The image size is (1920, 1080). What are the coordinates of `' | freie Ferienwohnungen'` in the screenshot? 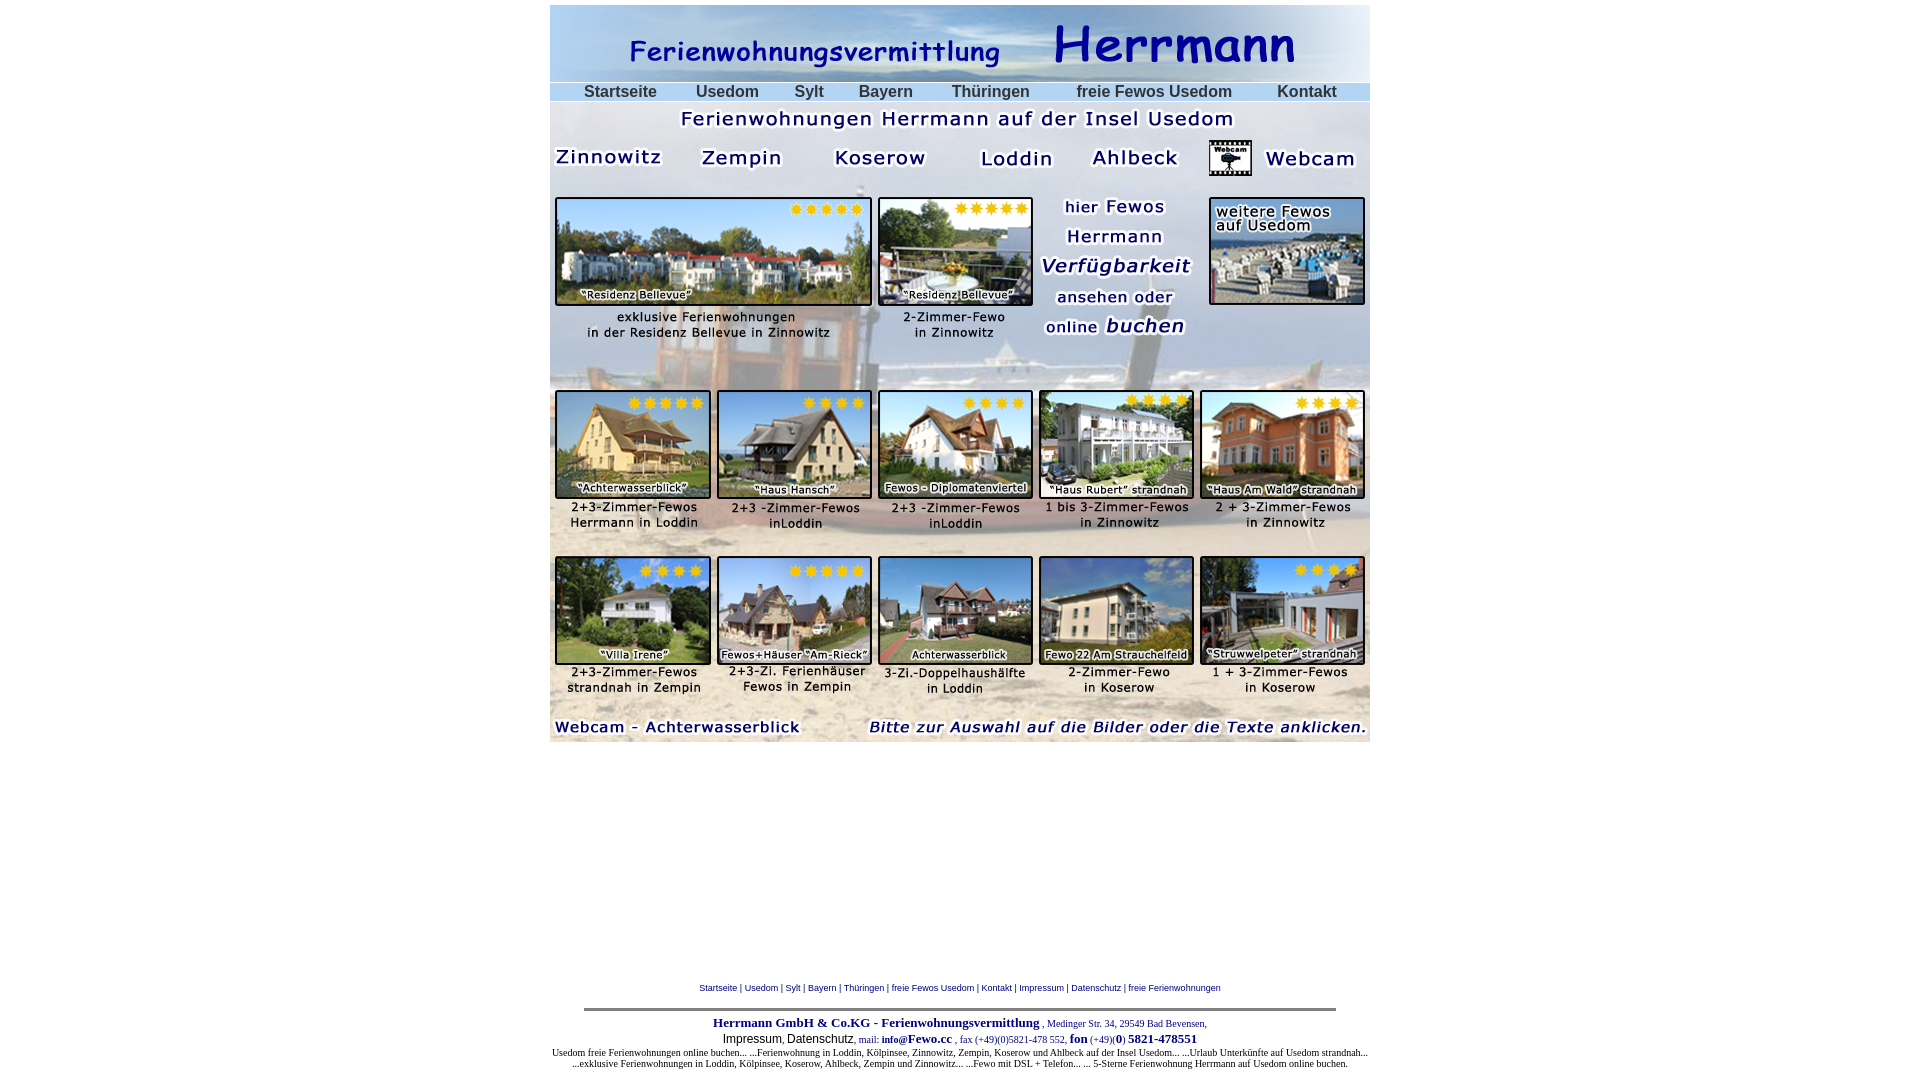 It's located at (1170, 986).